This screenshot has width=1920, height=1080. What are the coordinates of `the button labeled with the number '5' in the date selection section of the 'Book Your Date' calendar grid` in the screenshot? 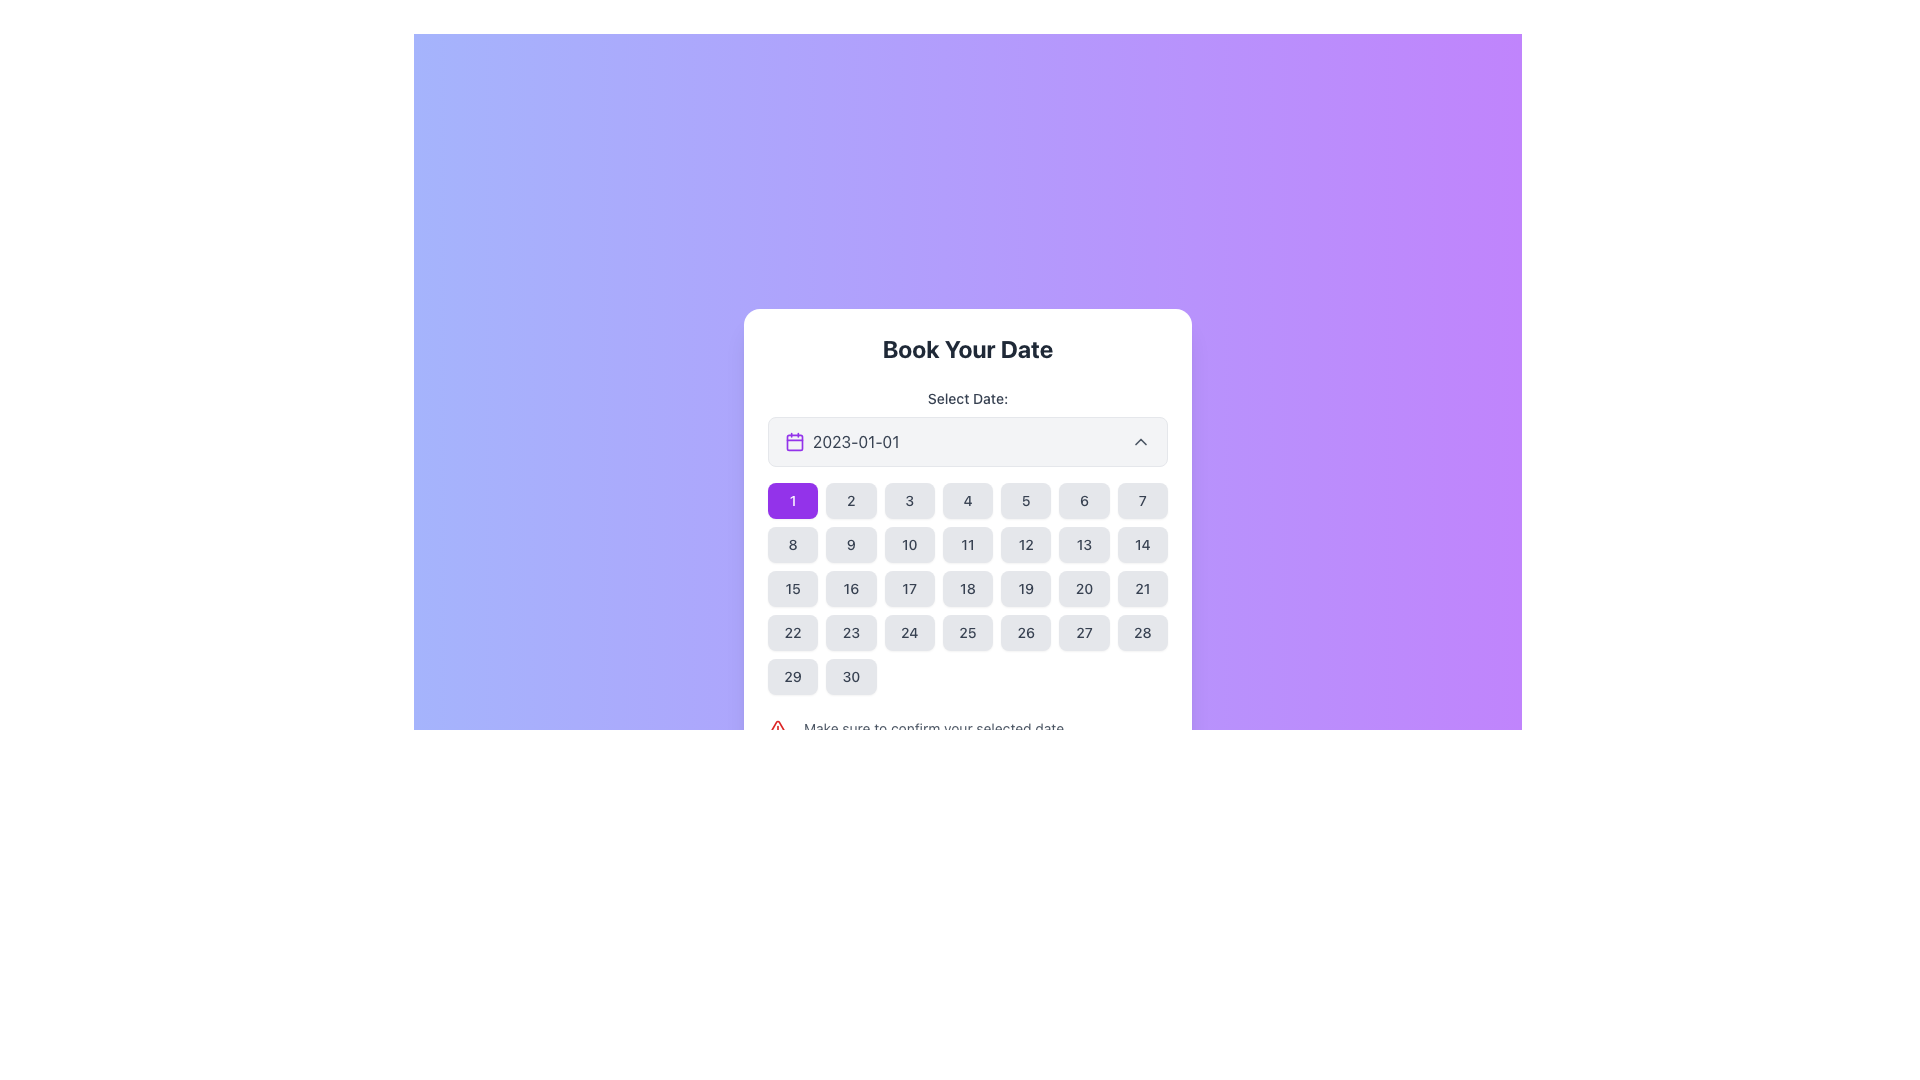 It's located at (1026, 500).